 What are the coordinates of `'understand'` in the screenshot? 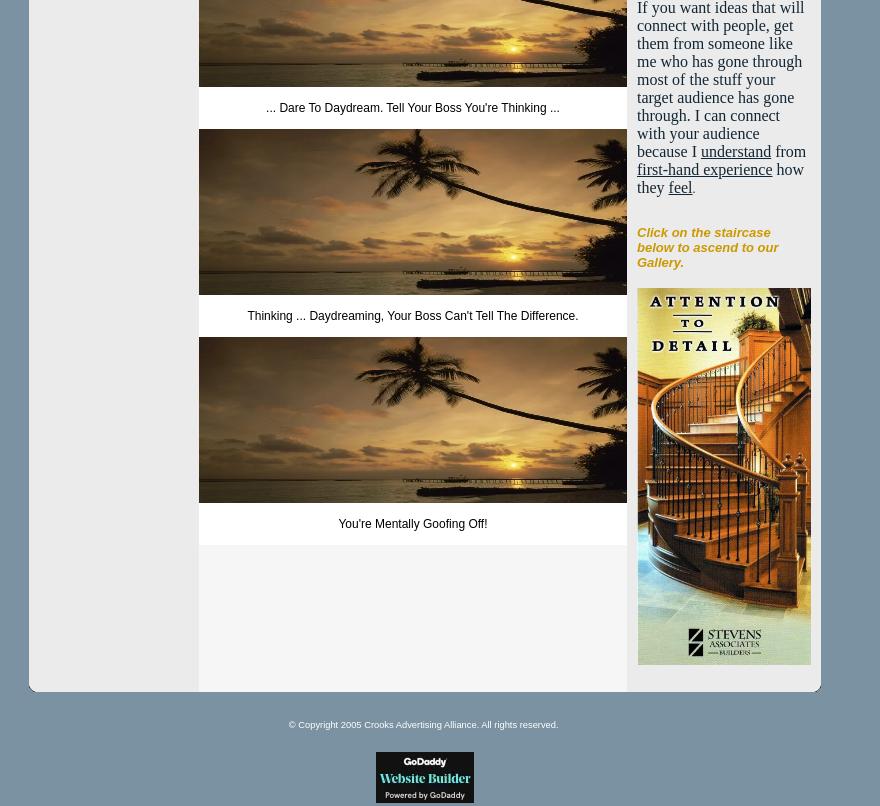 It's located at (734, 151).